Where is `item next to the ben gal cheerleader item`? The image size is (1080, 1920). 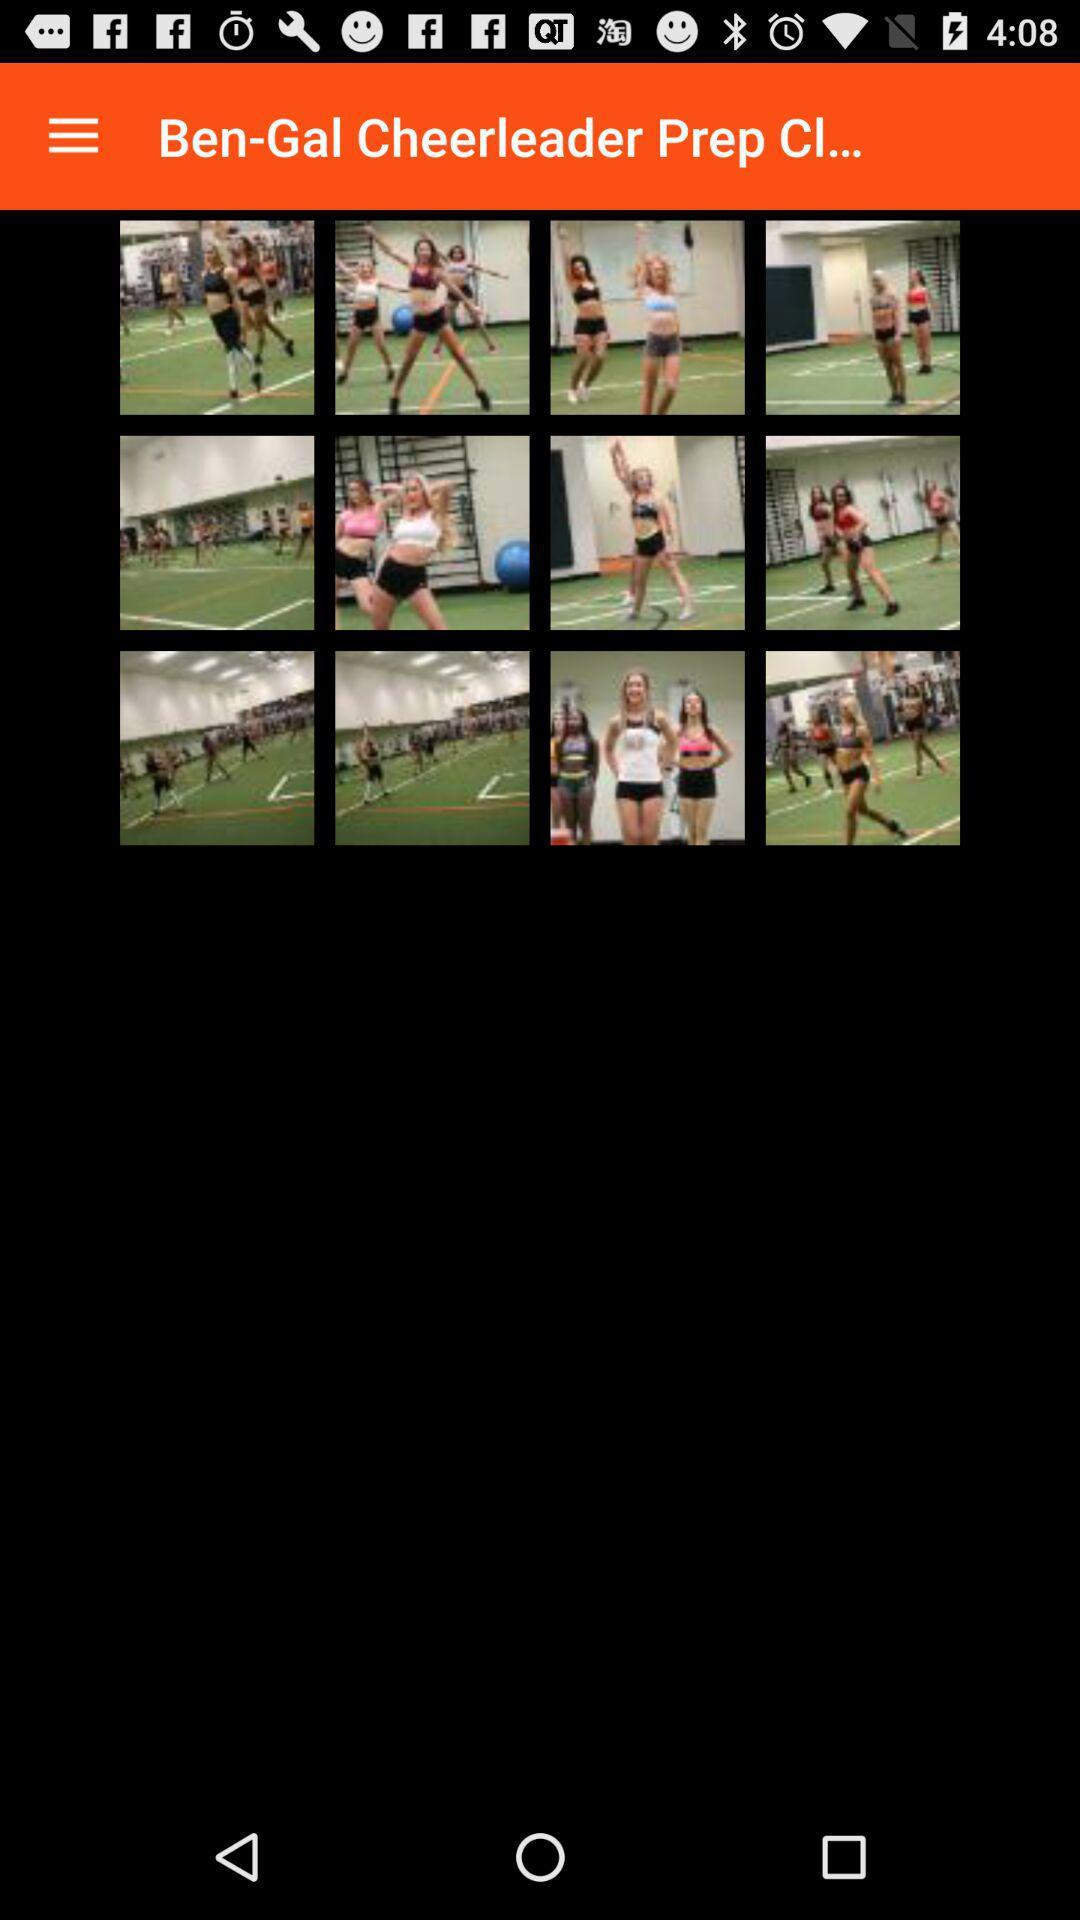
item next to the ben gal cheerleader item is located at coordinates (72, 135).